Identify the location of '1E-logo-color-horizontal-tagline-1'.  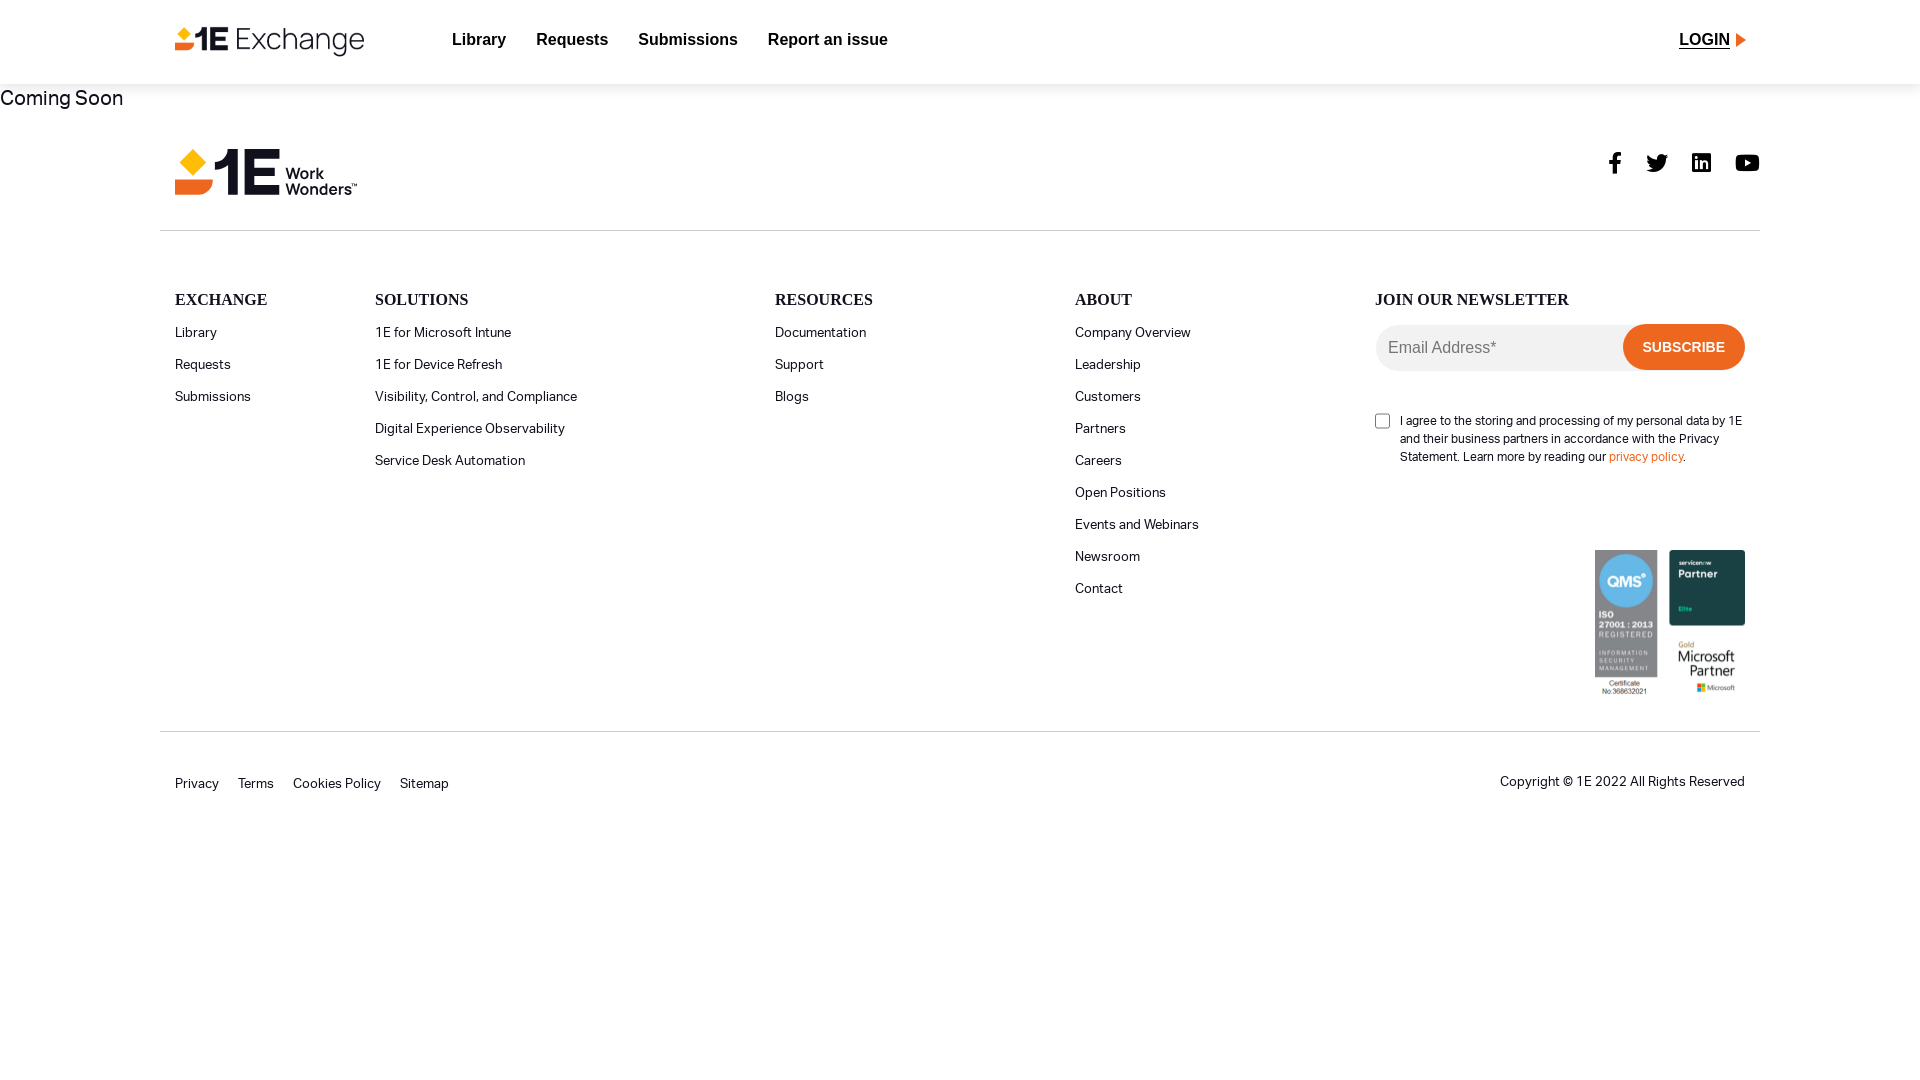
(264, 171).